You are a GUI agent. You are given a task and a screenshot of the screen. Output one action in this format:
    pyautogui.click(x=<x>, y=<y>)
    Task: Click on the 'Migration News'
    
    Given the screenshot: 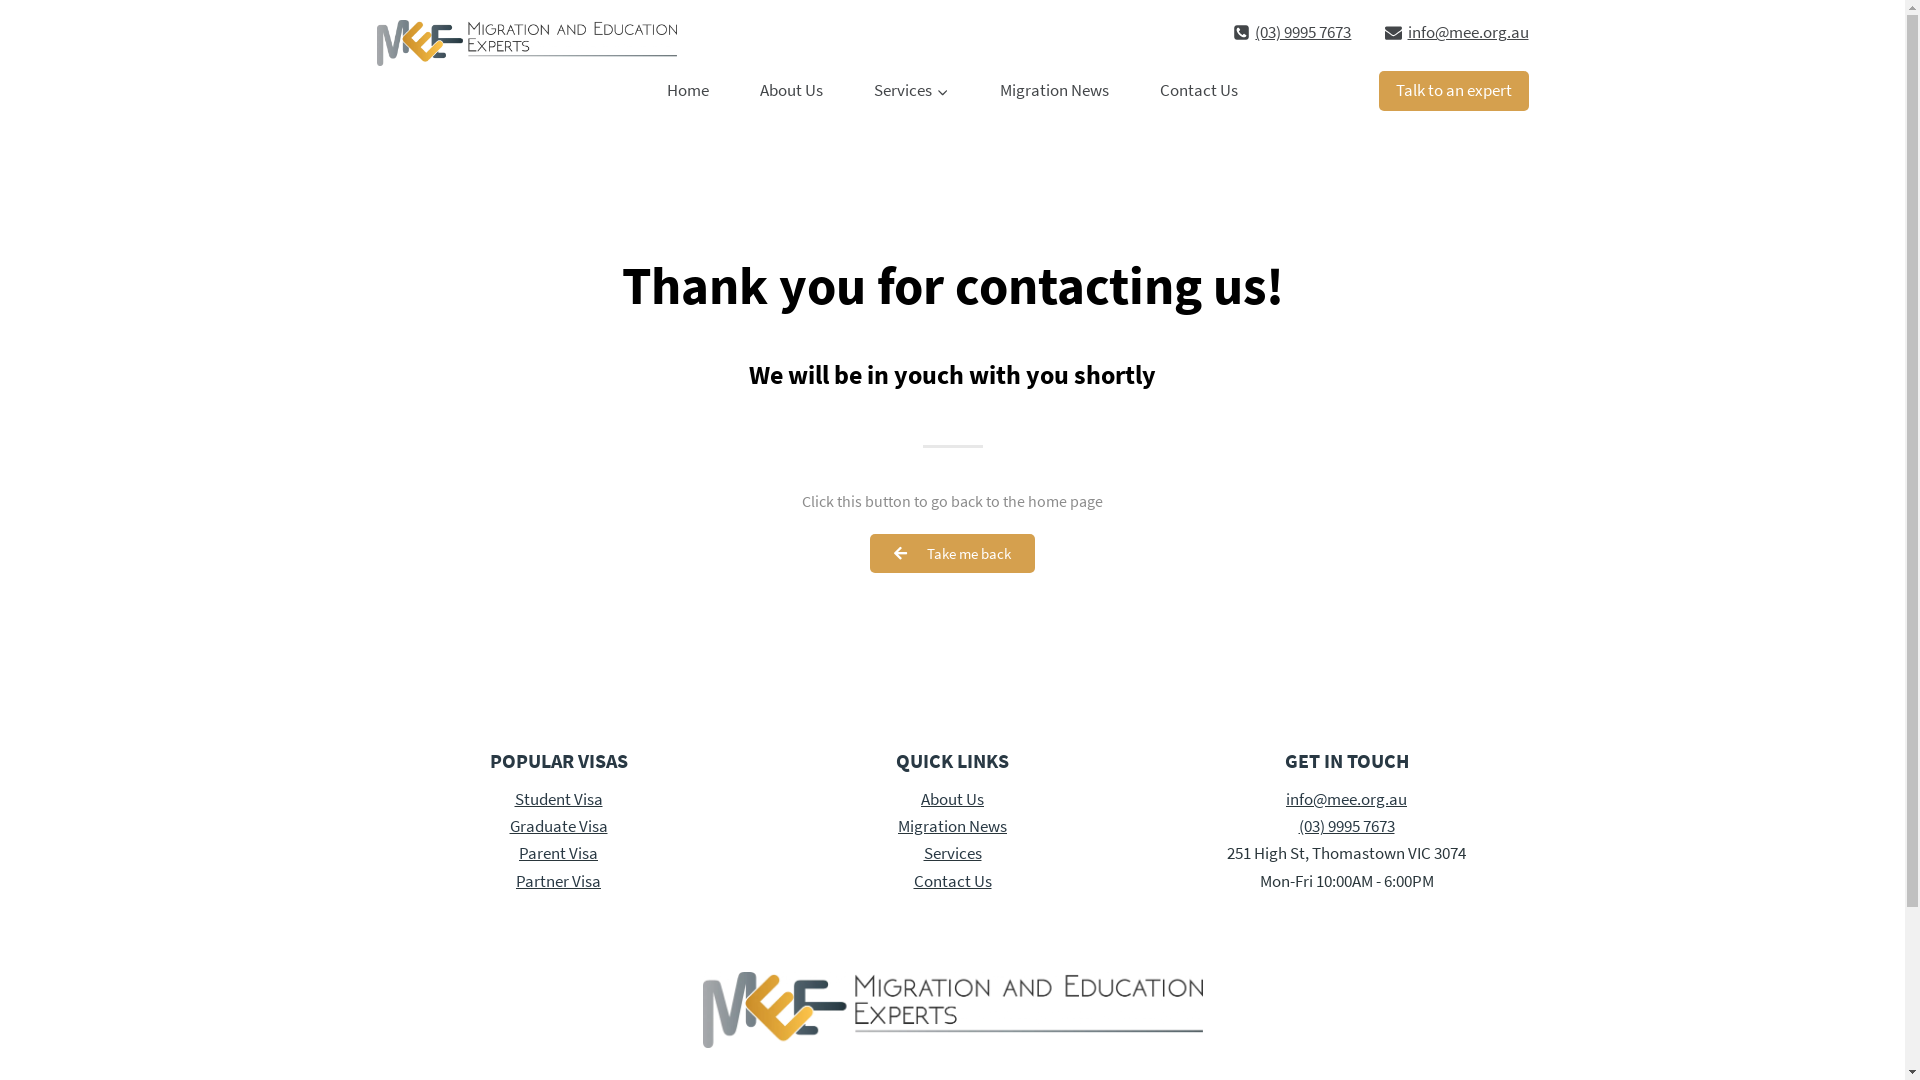 What is the action you would take?
    pyautogui.click(x=1053, y=91)
    